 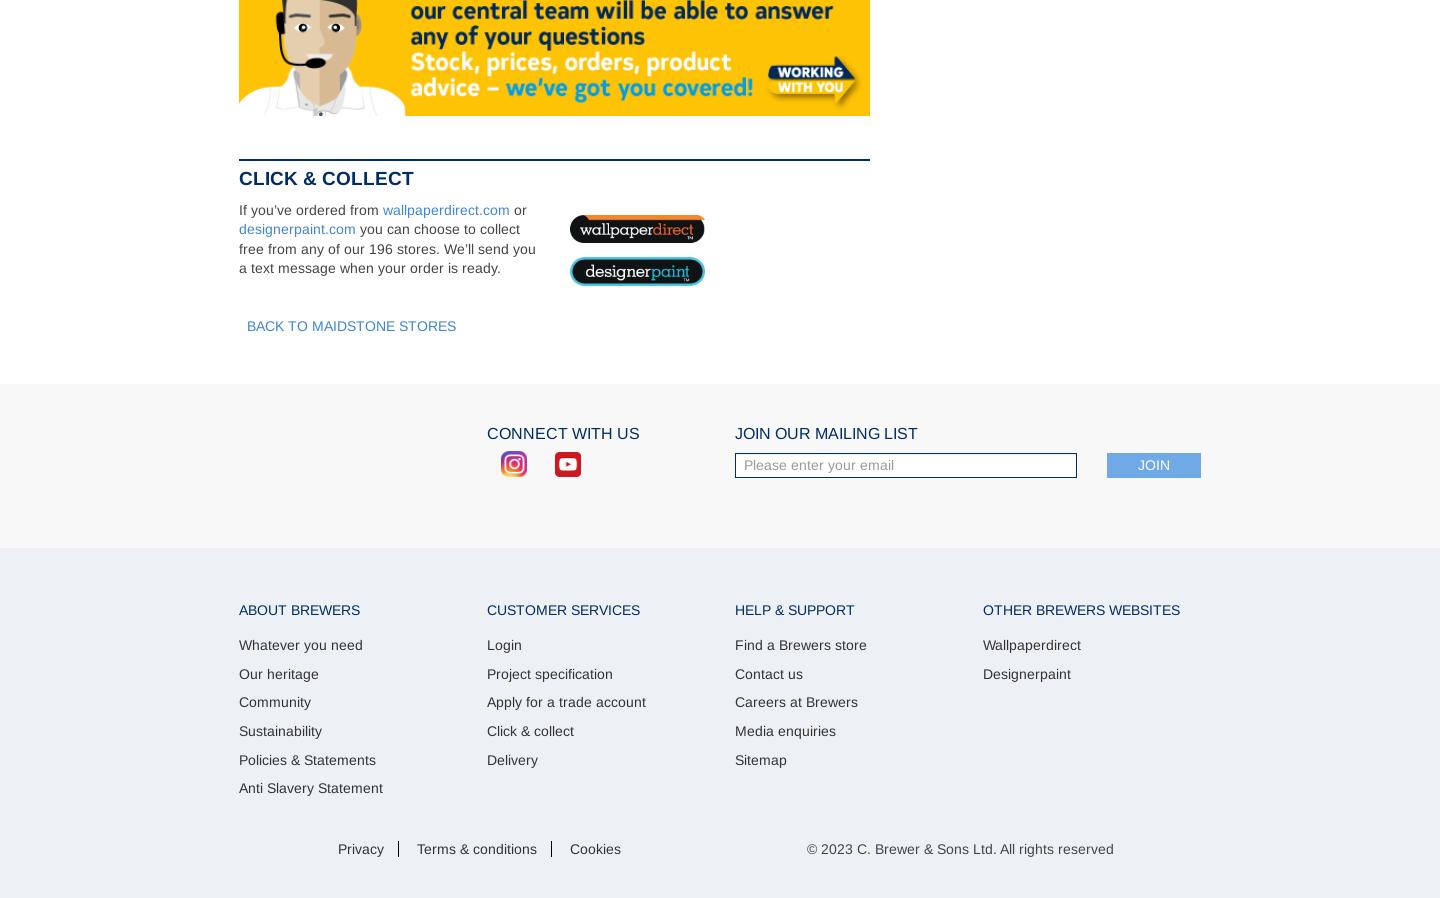 I want to click on 'Back to Maidstone Stores', so click(x=245, y=324).